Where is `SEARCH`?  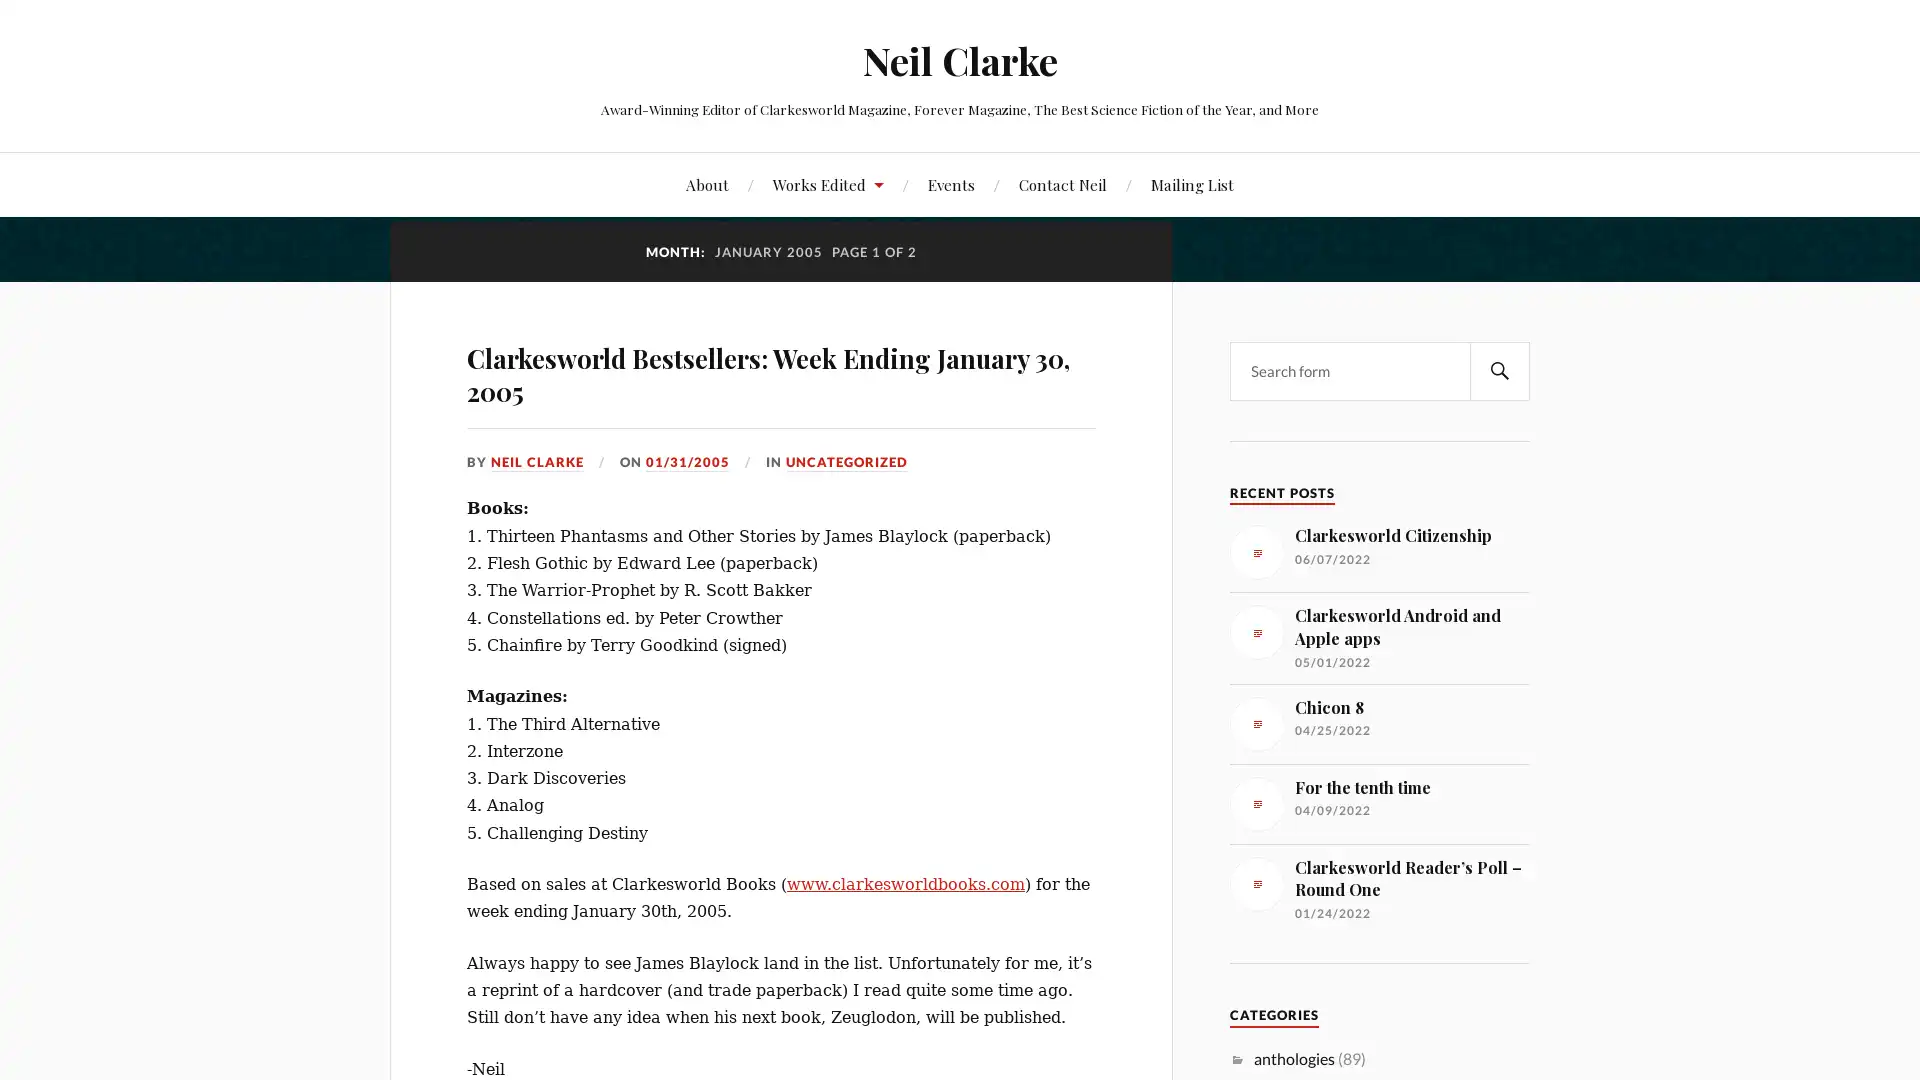 SEARCH is located at coordinates (1499, 370).